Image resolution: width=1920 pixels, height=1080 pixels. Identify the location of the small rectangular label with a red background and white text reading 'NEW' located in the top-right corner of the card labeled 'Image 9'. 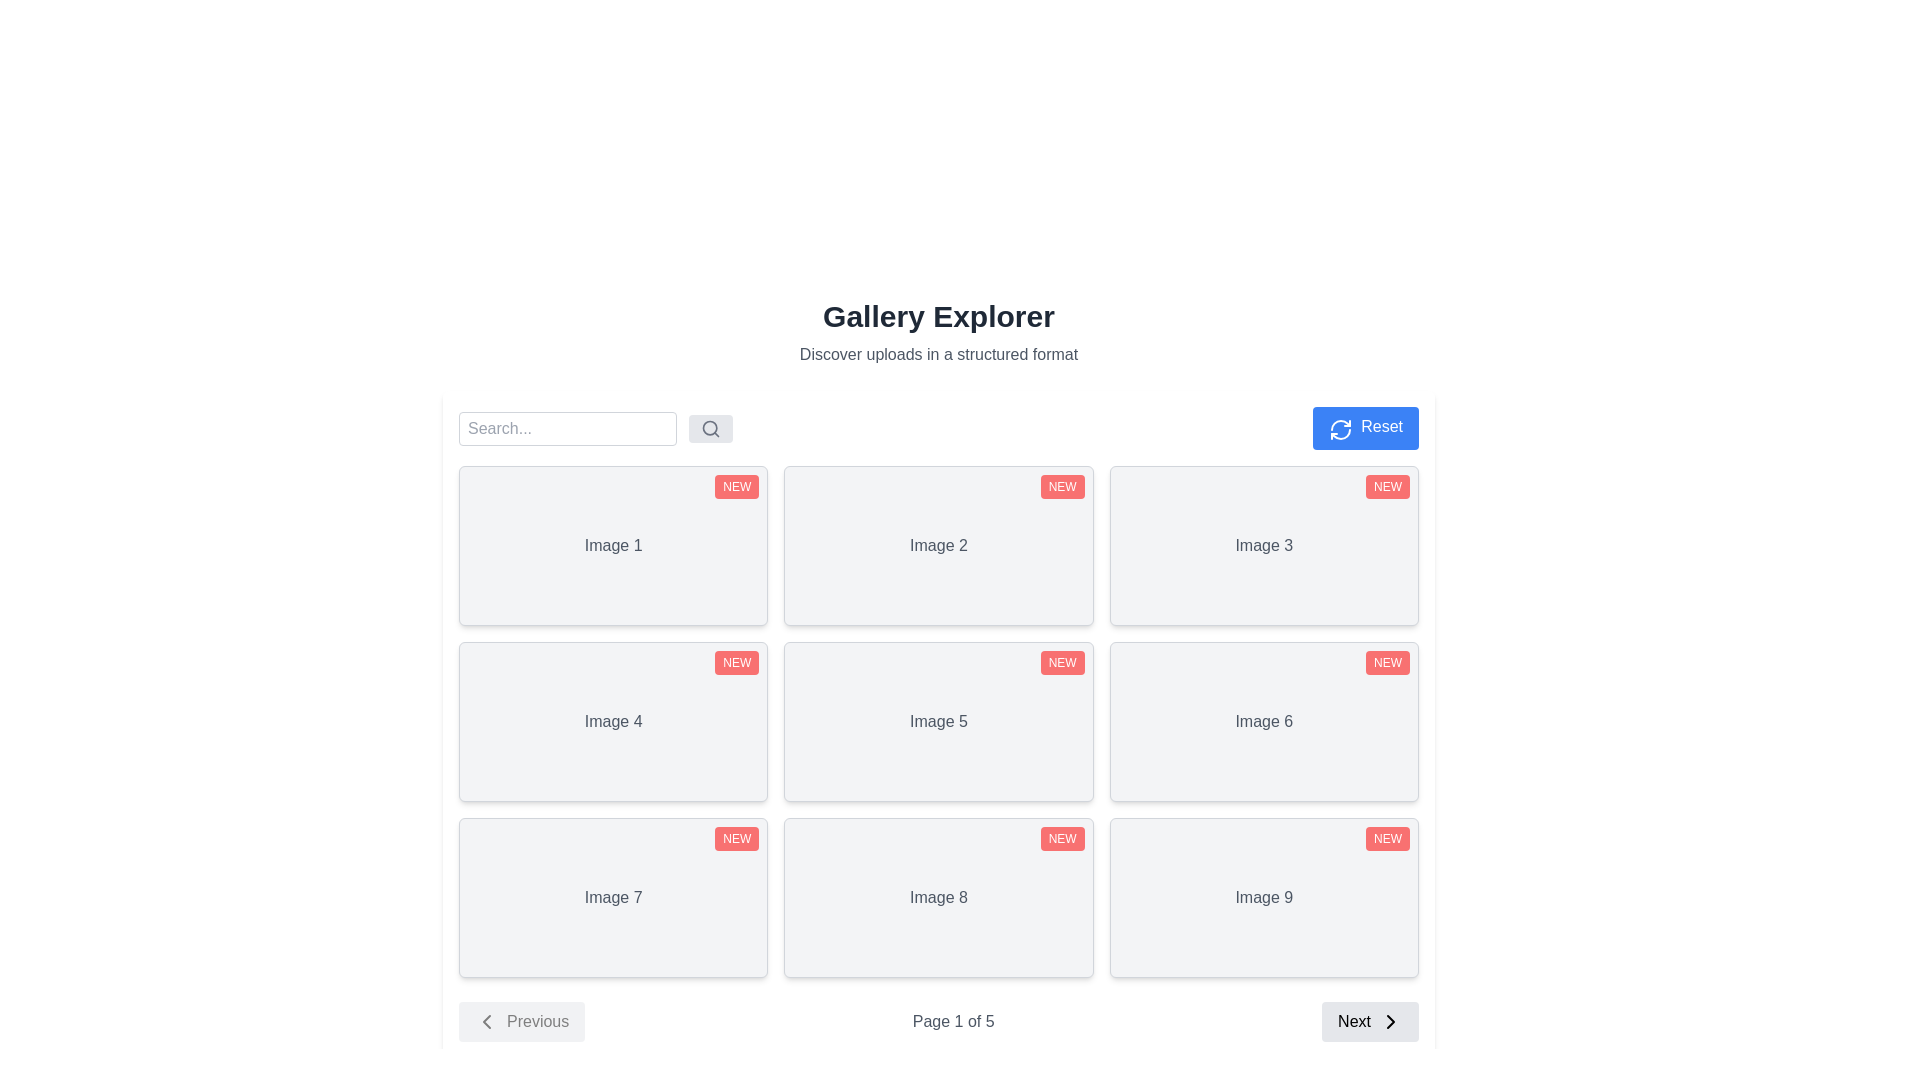
(1386, 839).